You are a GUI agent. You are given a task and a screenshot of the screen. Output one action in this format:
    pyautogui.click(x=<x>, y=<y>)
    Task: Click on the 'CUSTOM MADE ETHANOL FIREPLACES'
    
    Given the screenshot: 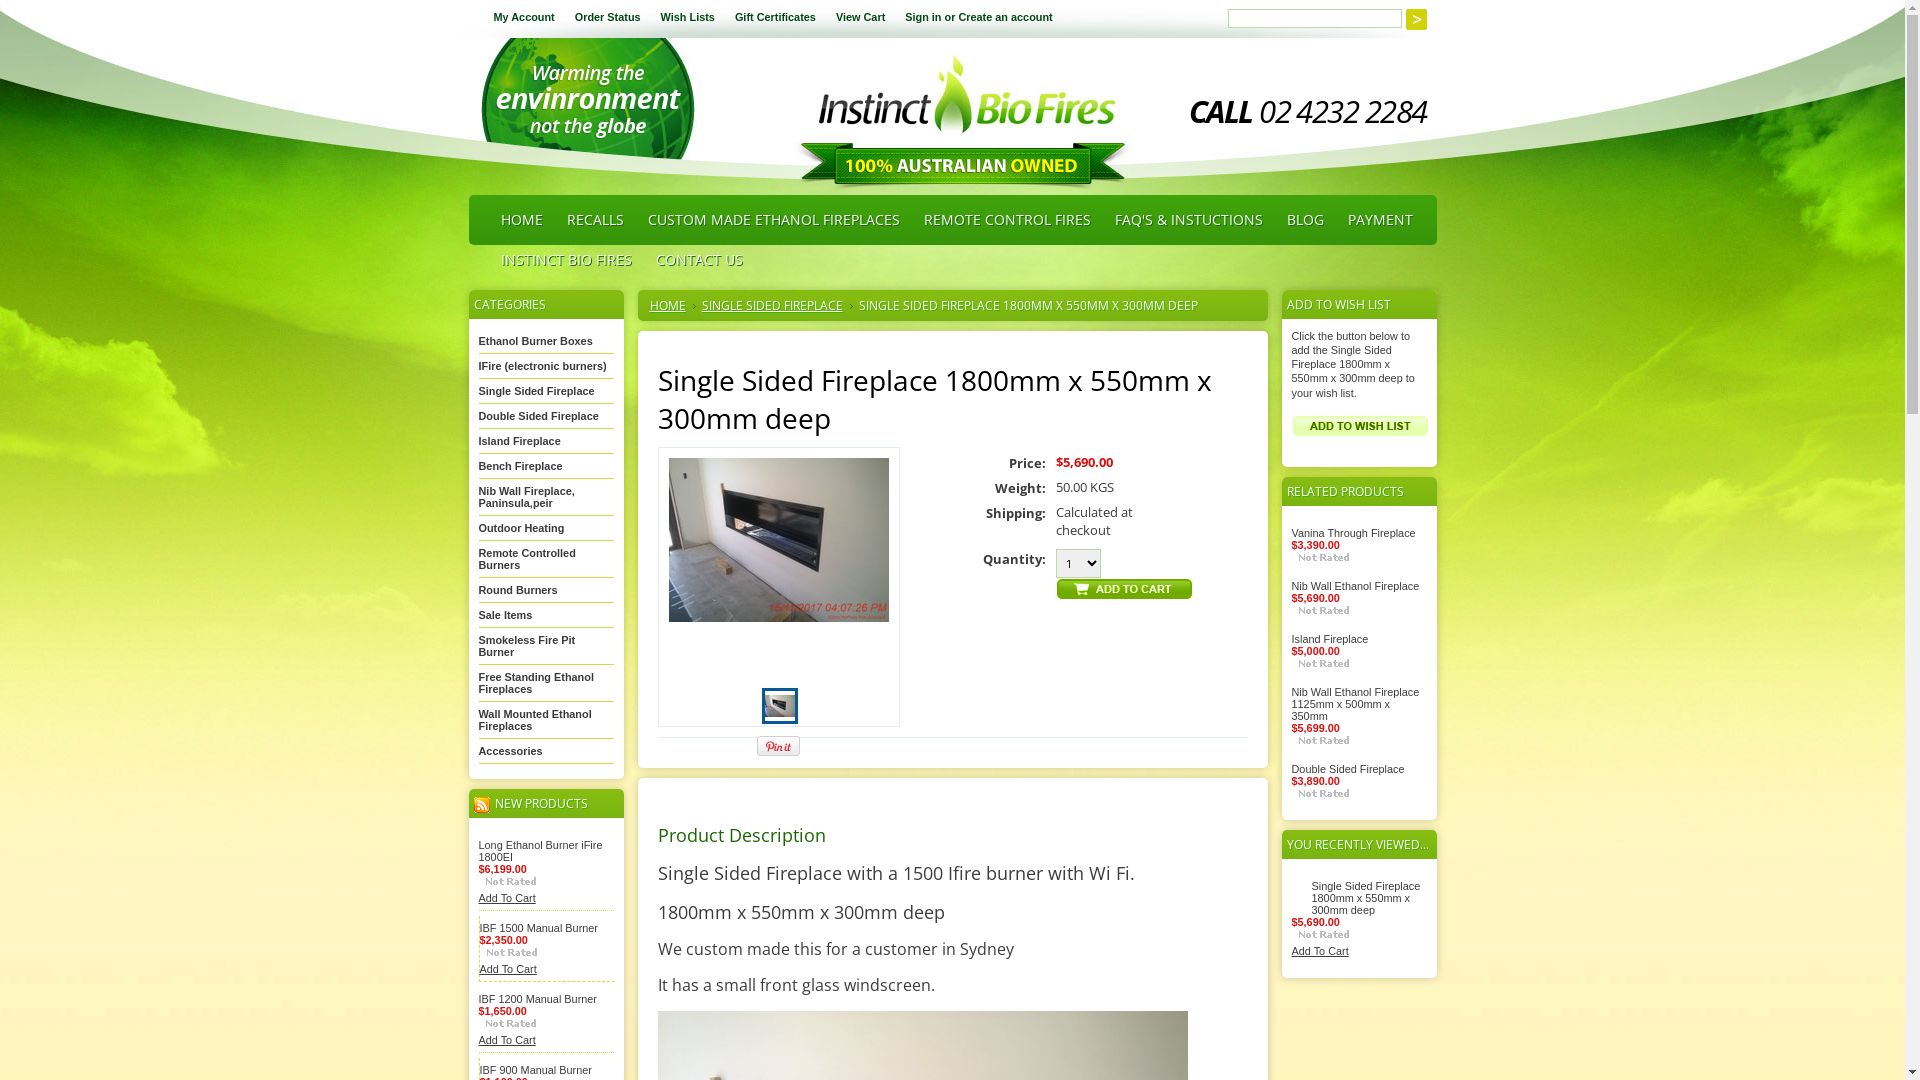 What is the action you would take?
    pyautogui.click(x=772, y=219)
    